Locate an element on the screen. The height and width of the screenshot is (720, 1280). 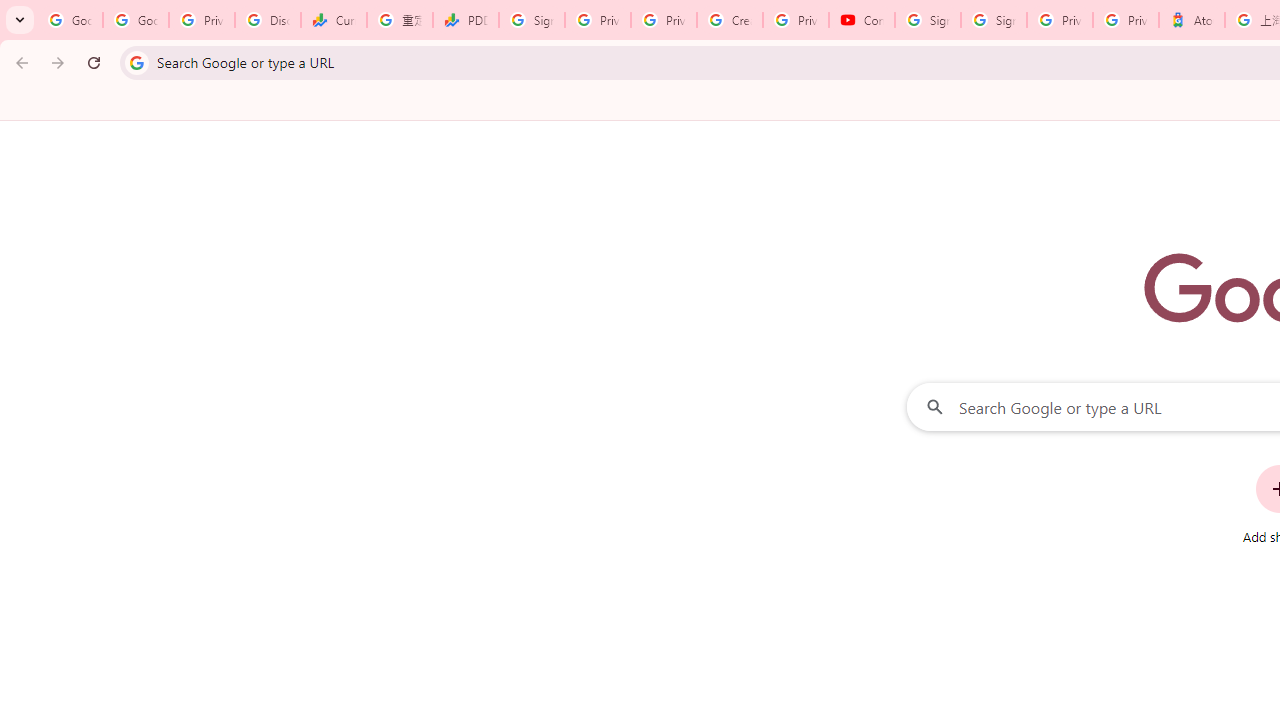
'Currencies - Google Finance' is located at coordinates (334, 20).